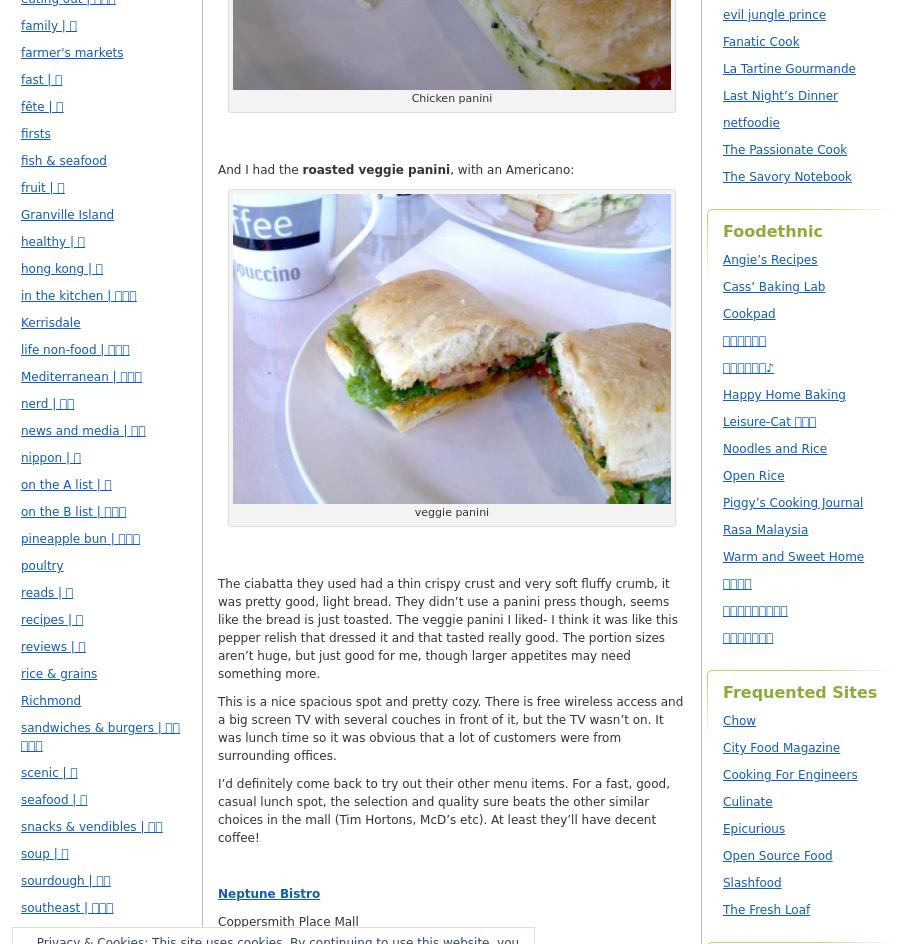 The width and height of the screenshot is (904, 944). I want to click on 'nippon | 日', so click(49, 457).